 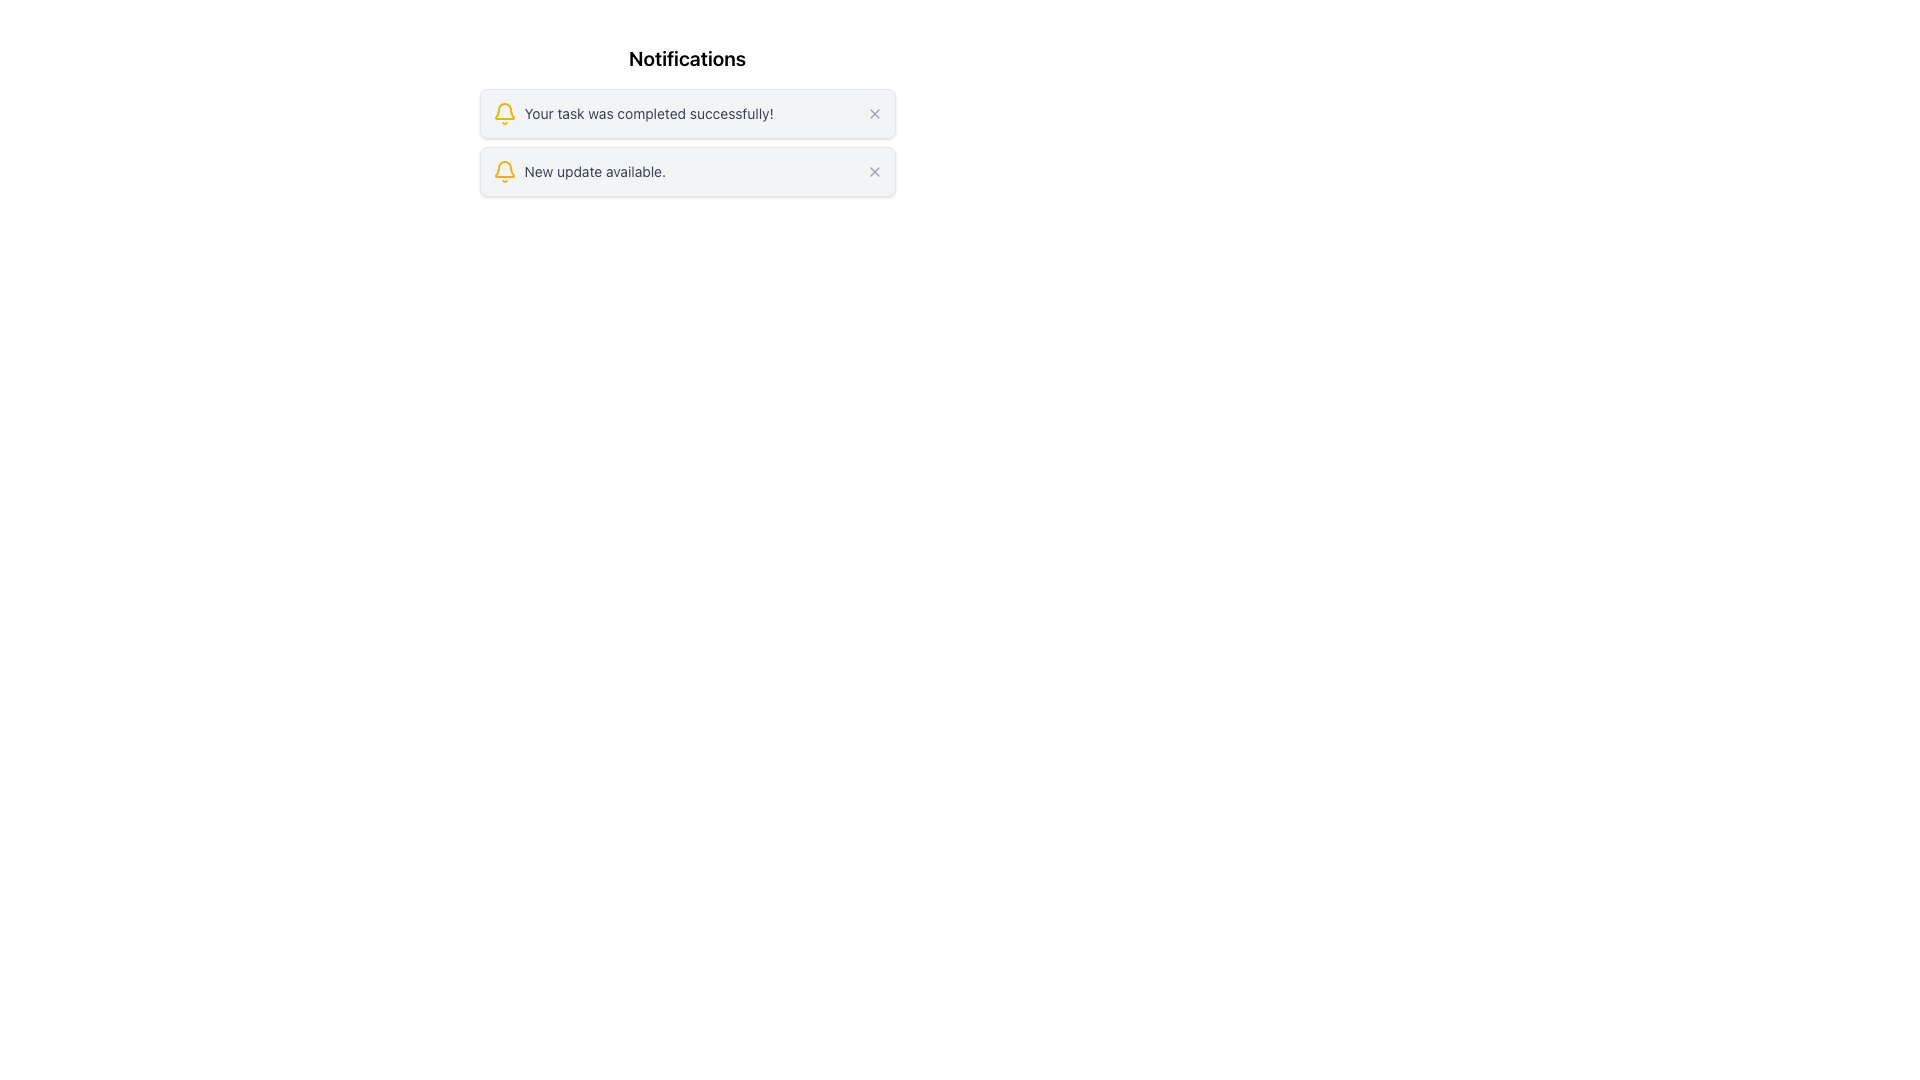 What do you see at coordinates (578, 171) in the screenshot?
I see `the text notification label that displays 'New update available.' which is located centrally in the layout below the first notification, adjacent to a yellow bell icon` at bounding box center [578, 171].